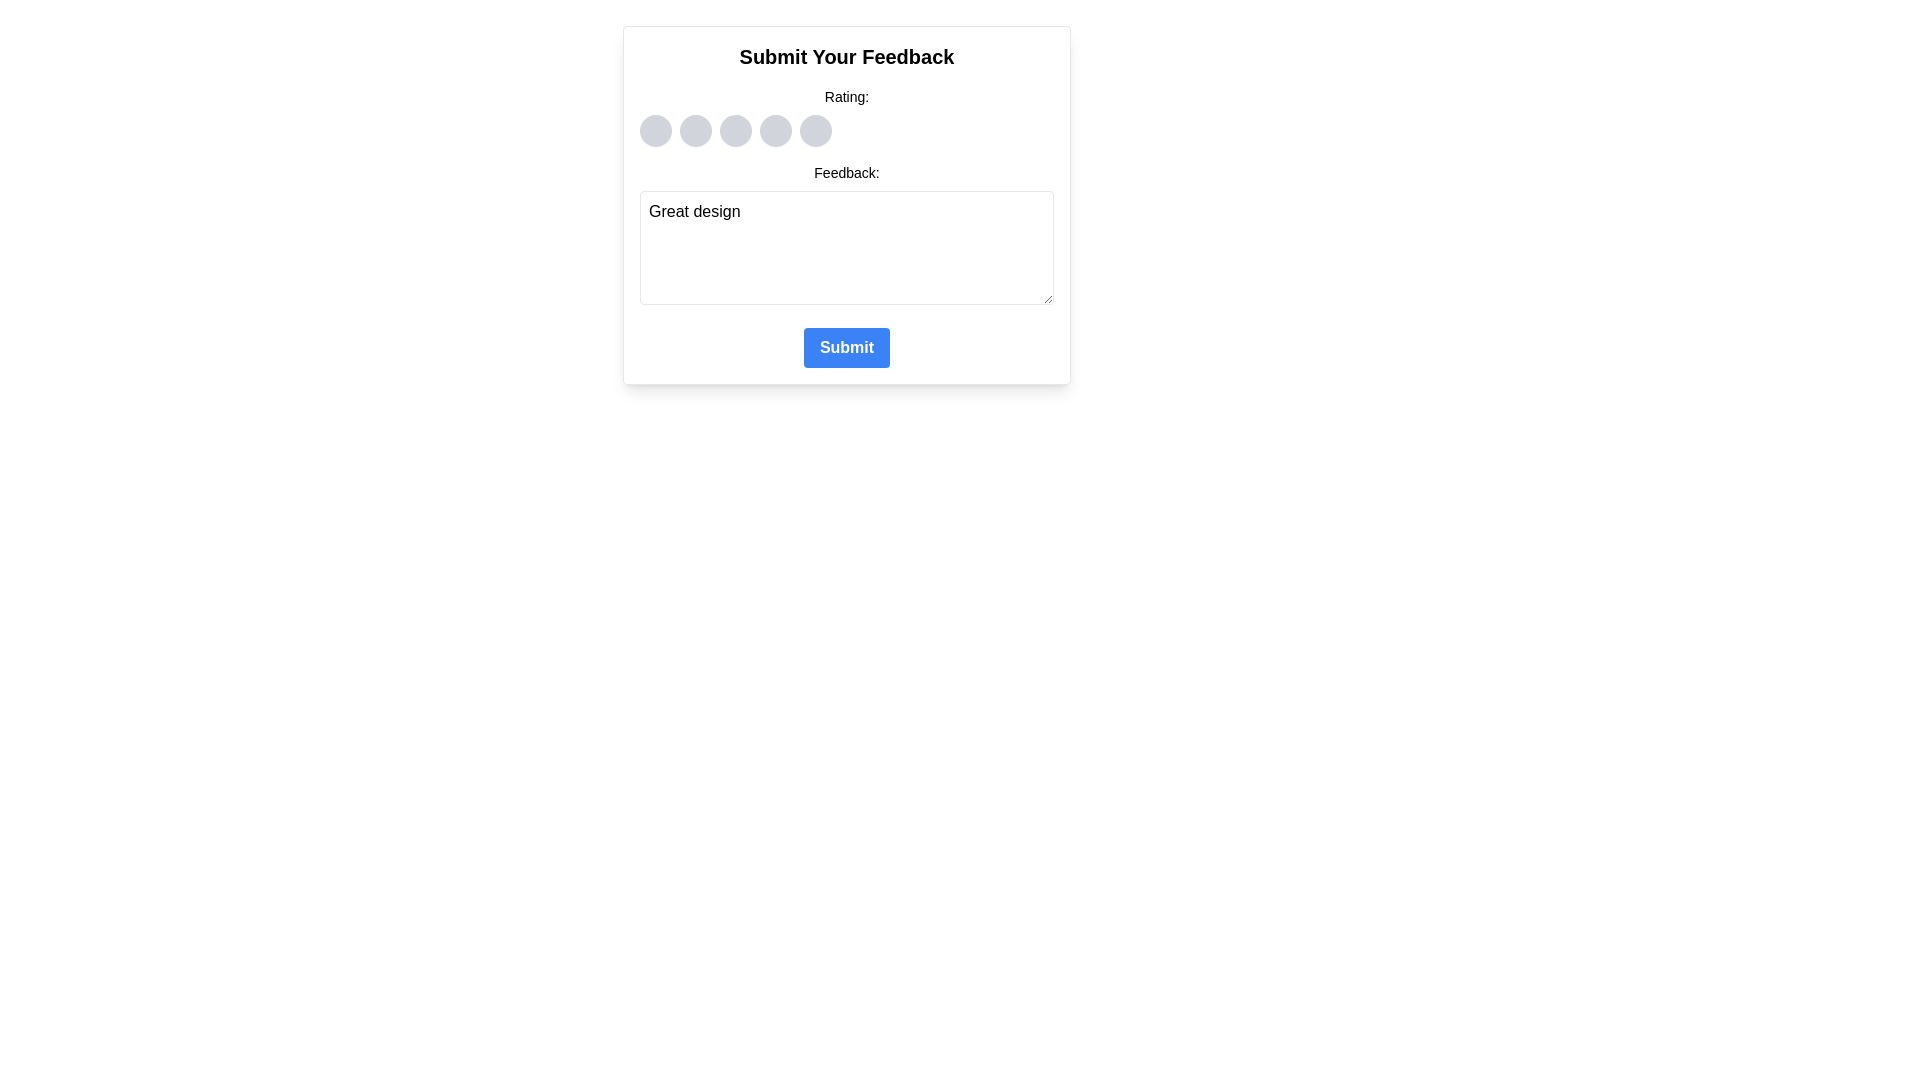 Image resolution: width=1920 pixels, height=1080 pixels. What do you see at coordinates (775, 131) in the screenshot?
I see `the fourth clickable gray circle button in the rating section, which is part of a row of five circular elements` at bounding box center [775, 131].